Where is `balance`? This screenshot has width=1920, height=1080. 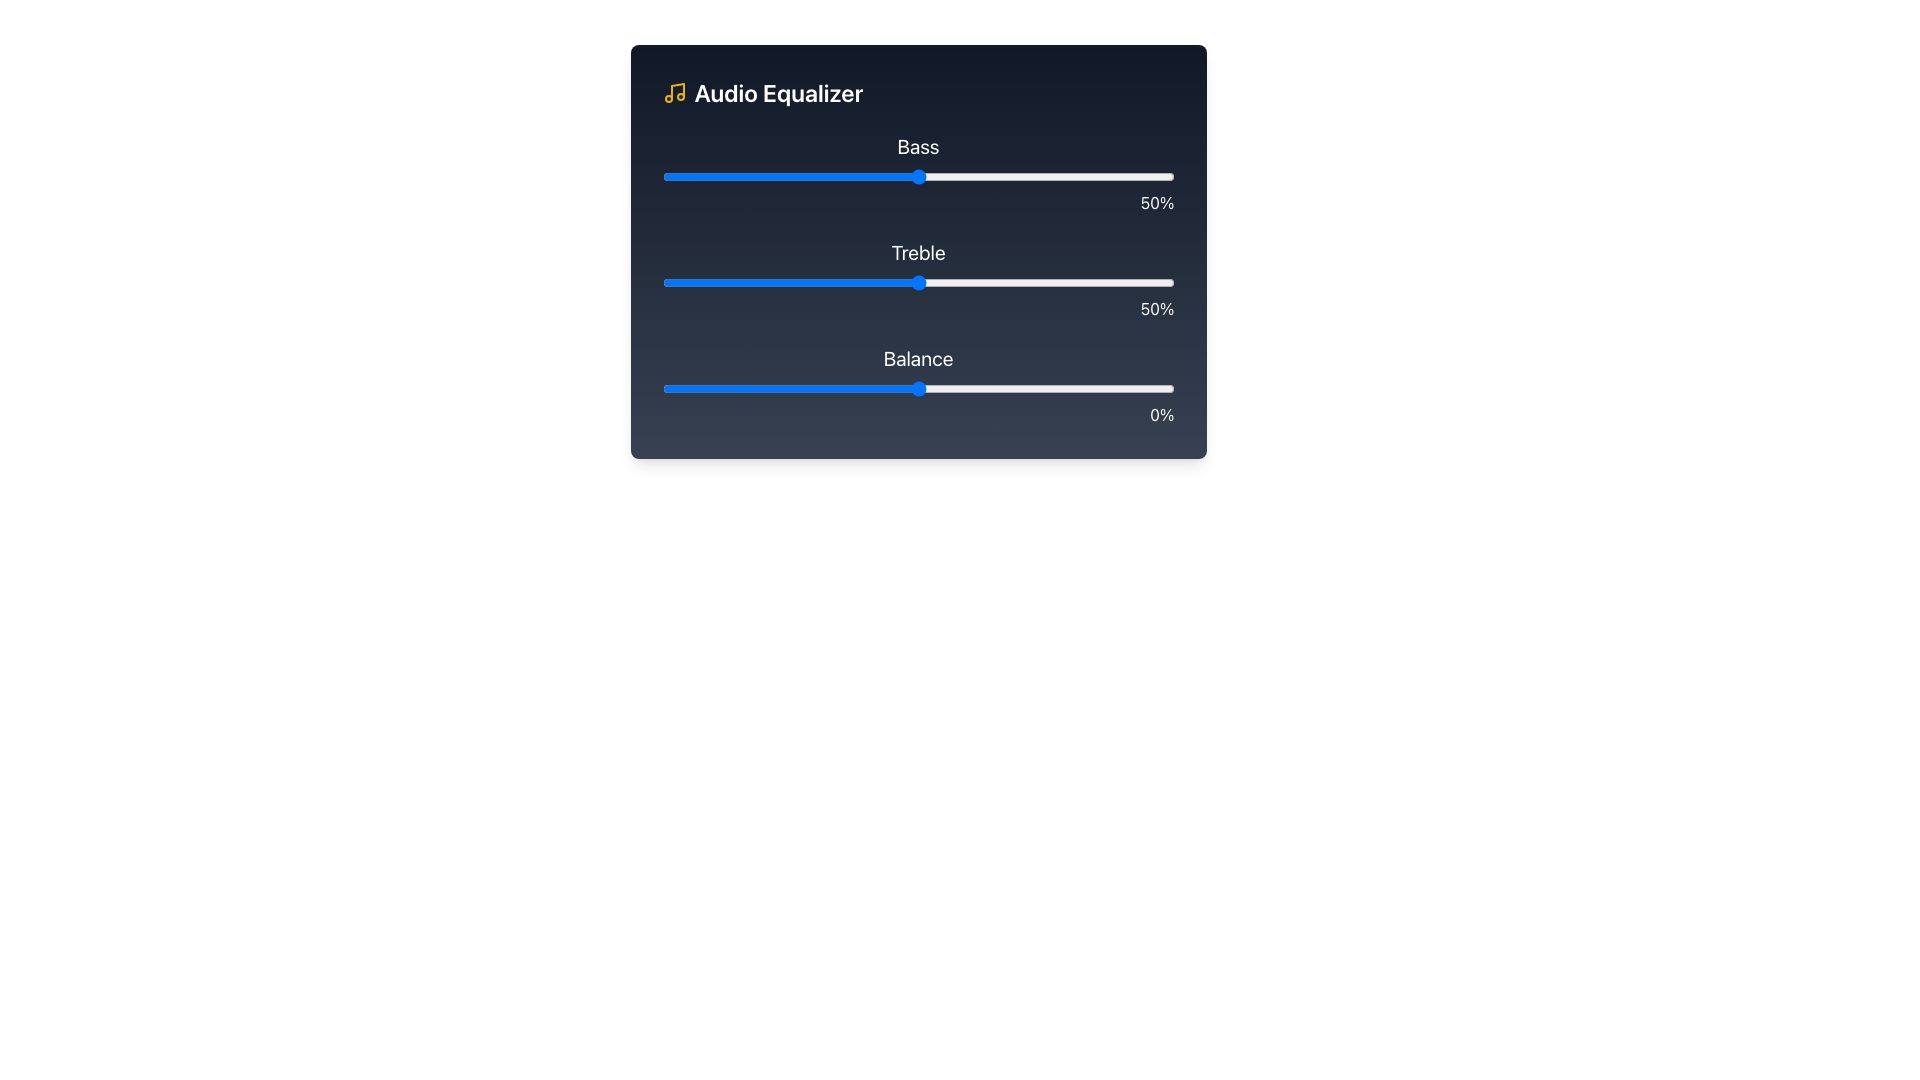 balance is located at coordinates (816, 389).